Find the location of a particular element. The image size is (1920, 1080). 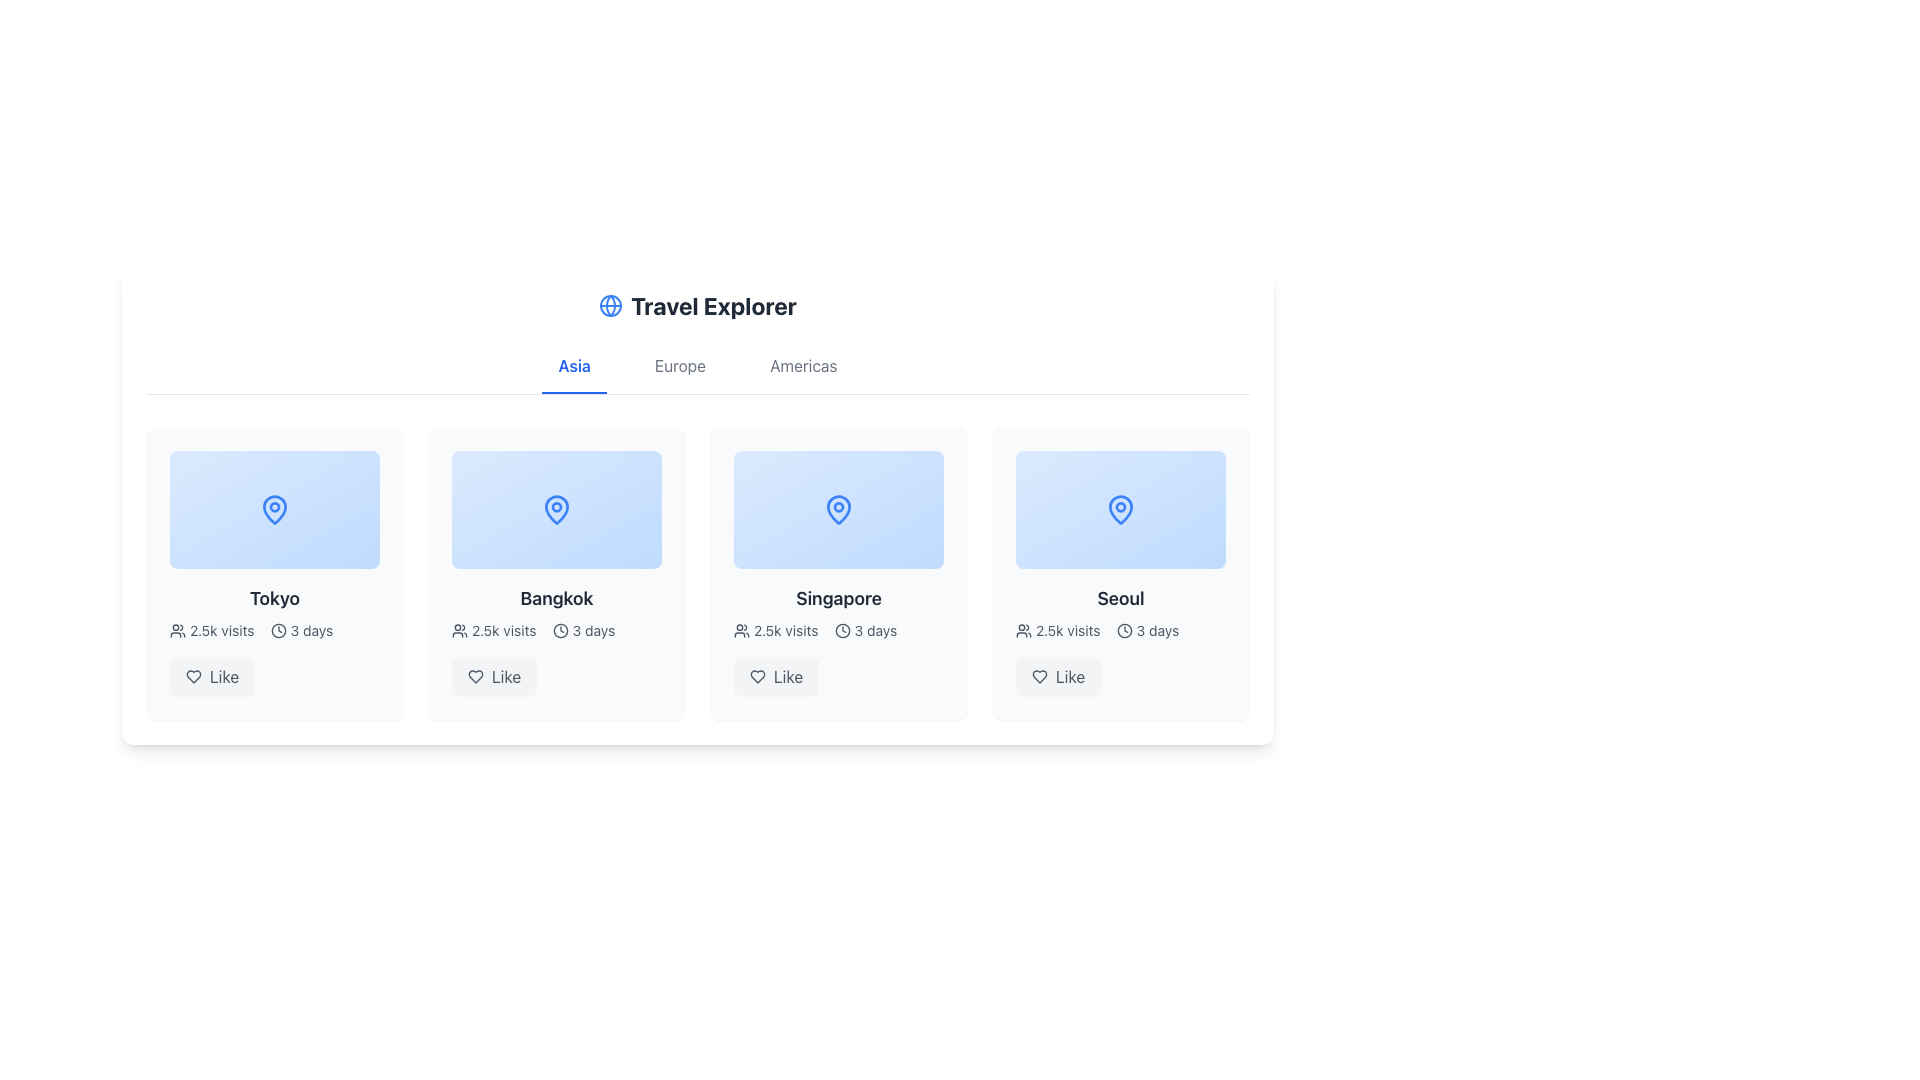

the icon representing a group of users, which is positioned to the left of the '2.5k visits' text in the lower section of the 'Seoul' card is located at coordinates (1023, 631).